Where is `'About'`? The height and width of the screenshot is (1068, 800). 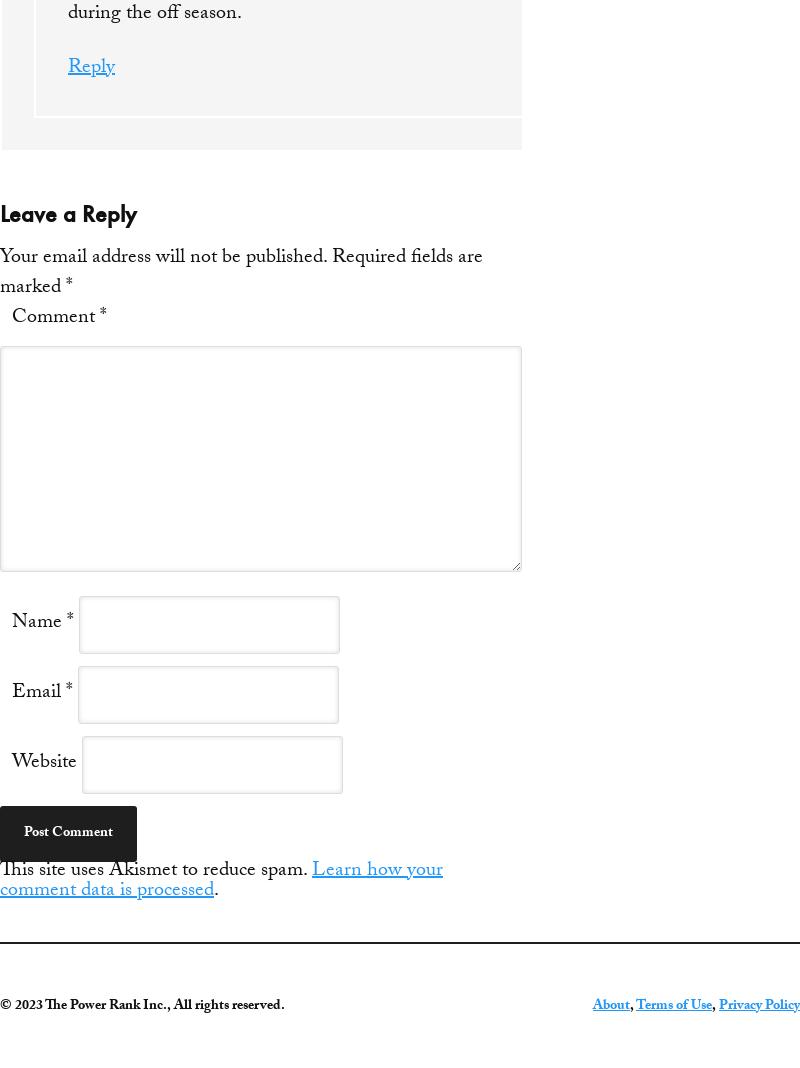 'About' is located at coordinates (611, 1007).